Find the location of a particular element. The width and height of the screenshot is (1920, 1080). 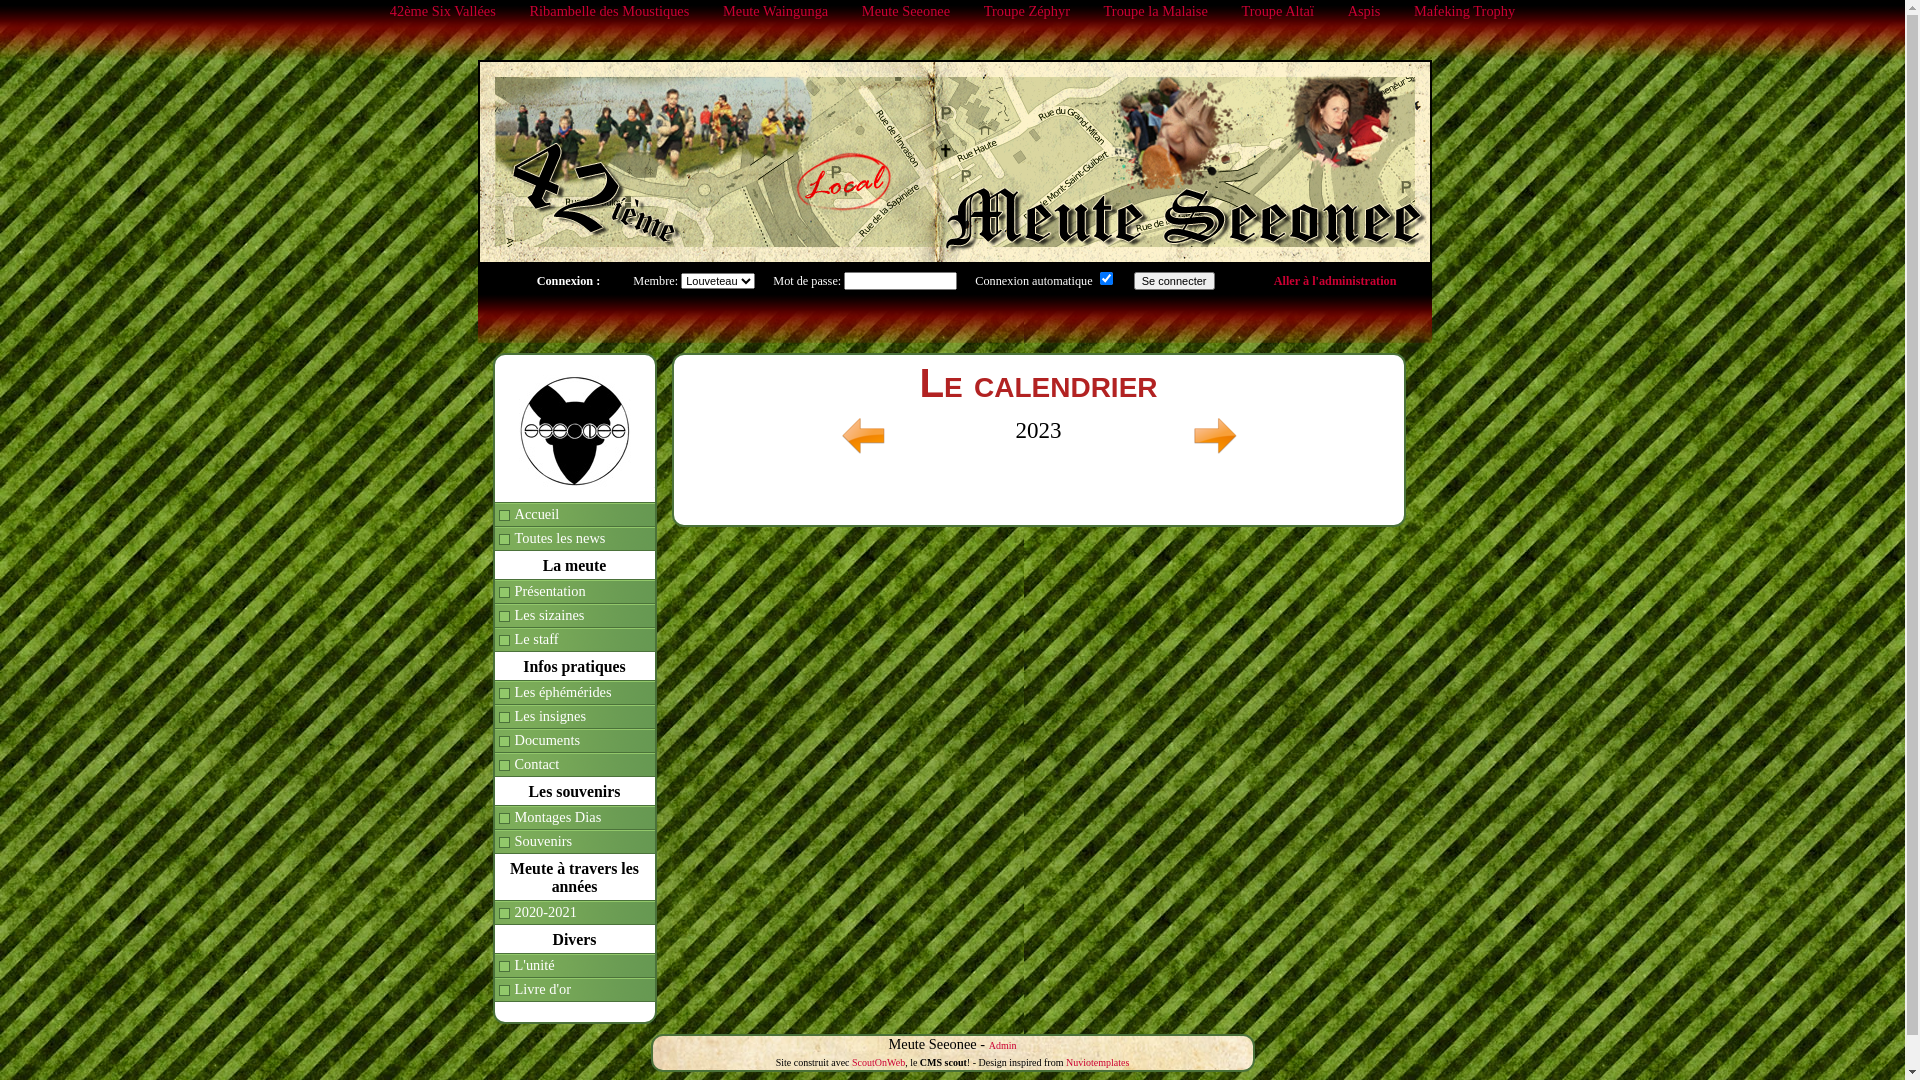

'Livre d'or' is located at coordinates (573, 990).